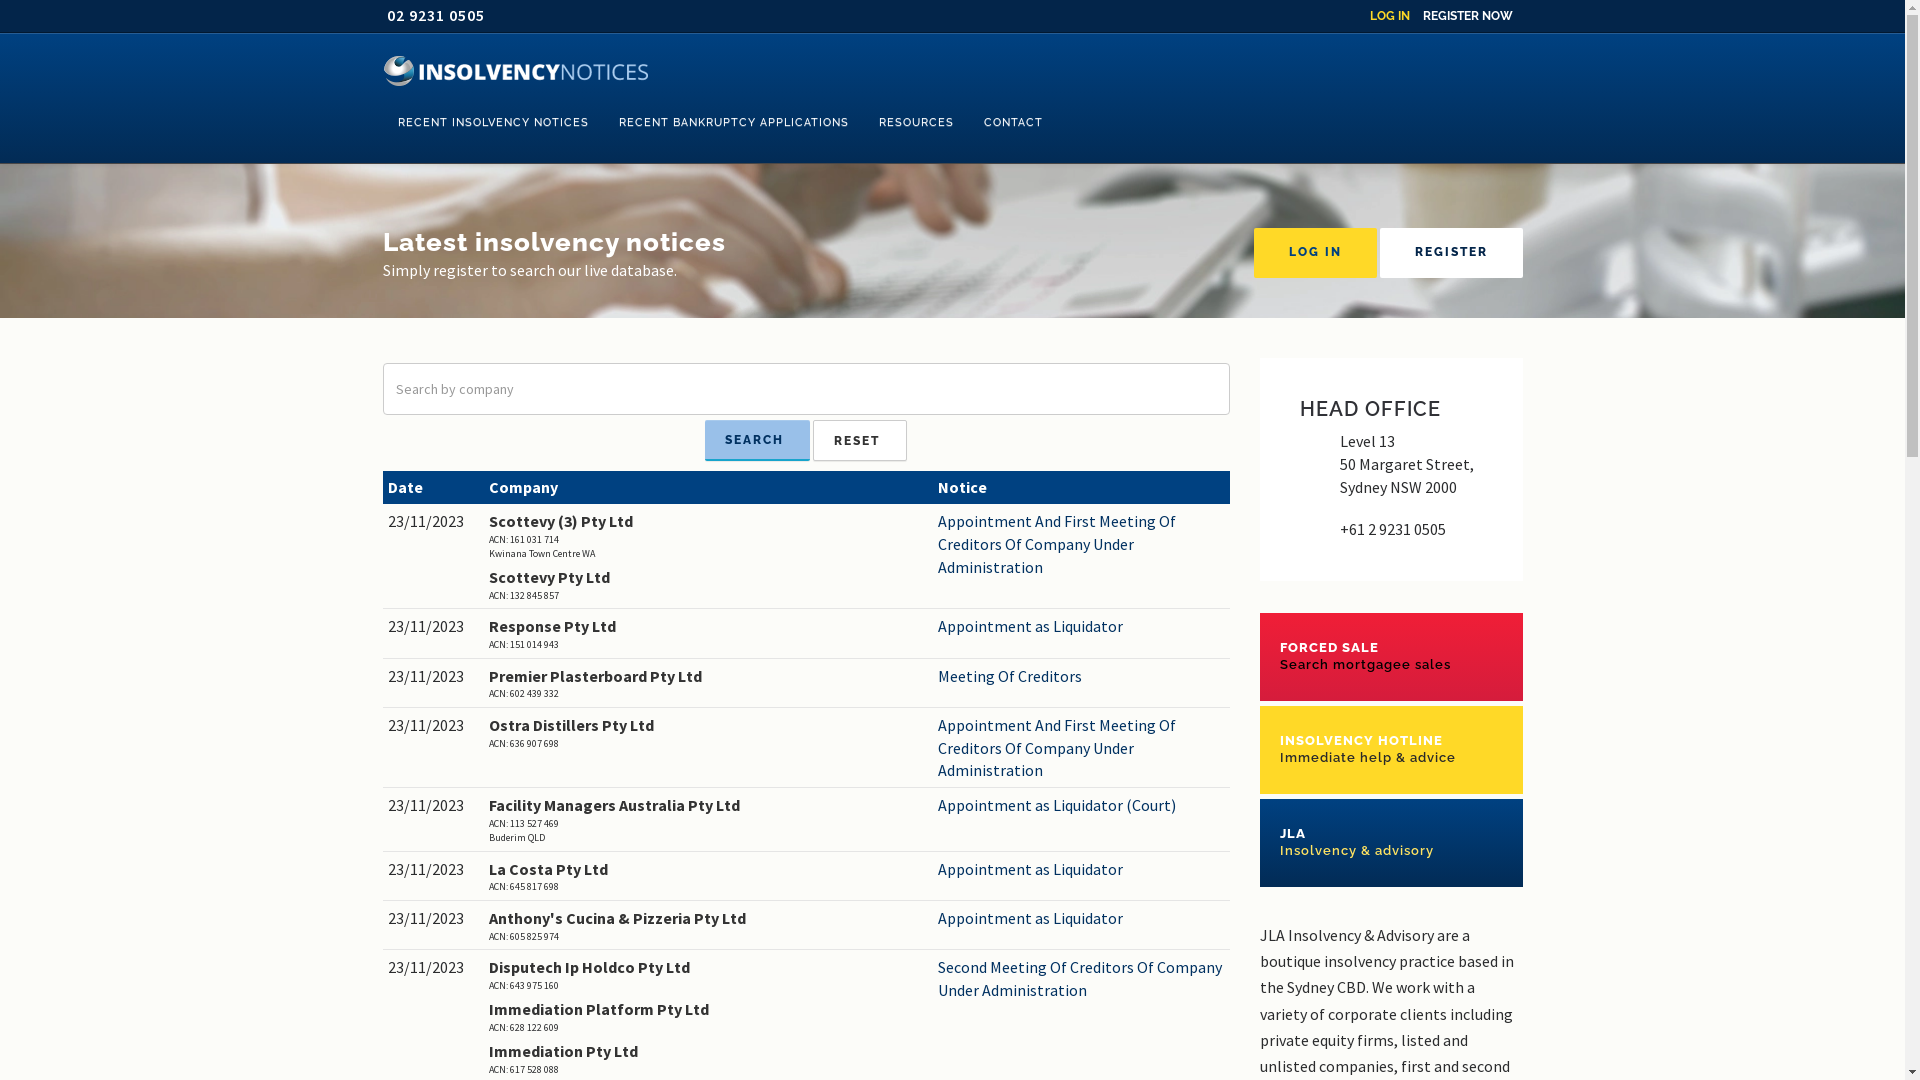  Describe the element at coordinates (1080, 978) in the screenshot. I see `'Second Meeting Of Creditors Of Company Under Administration'` at that location.